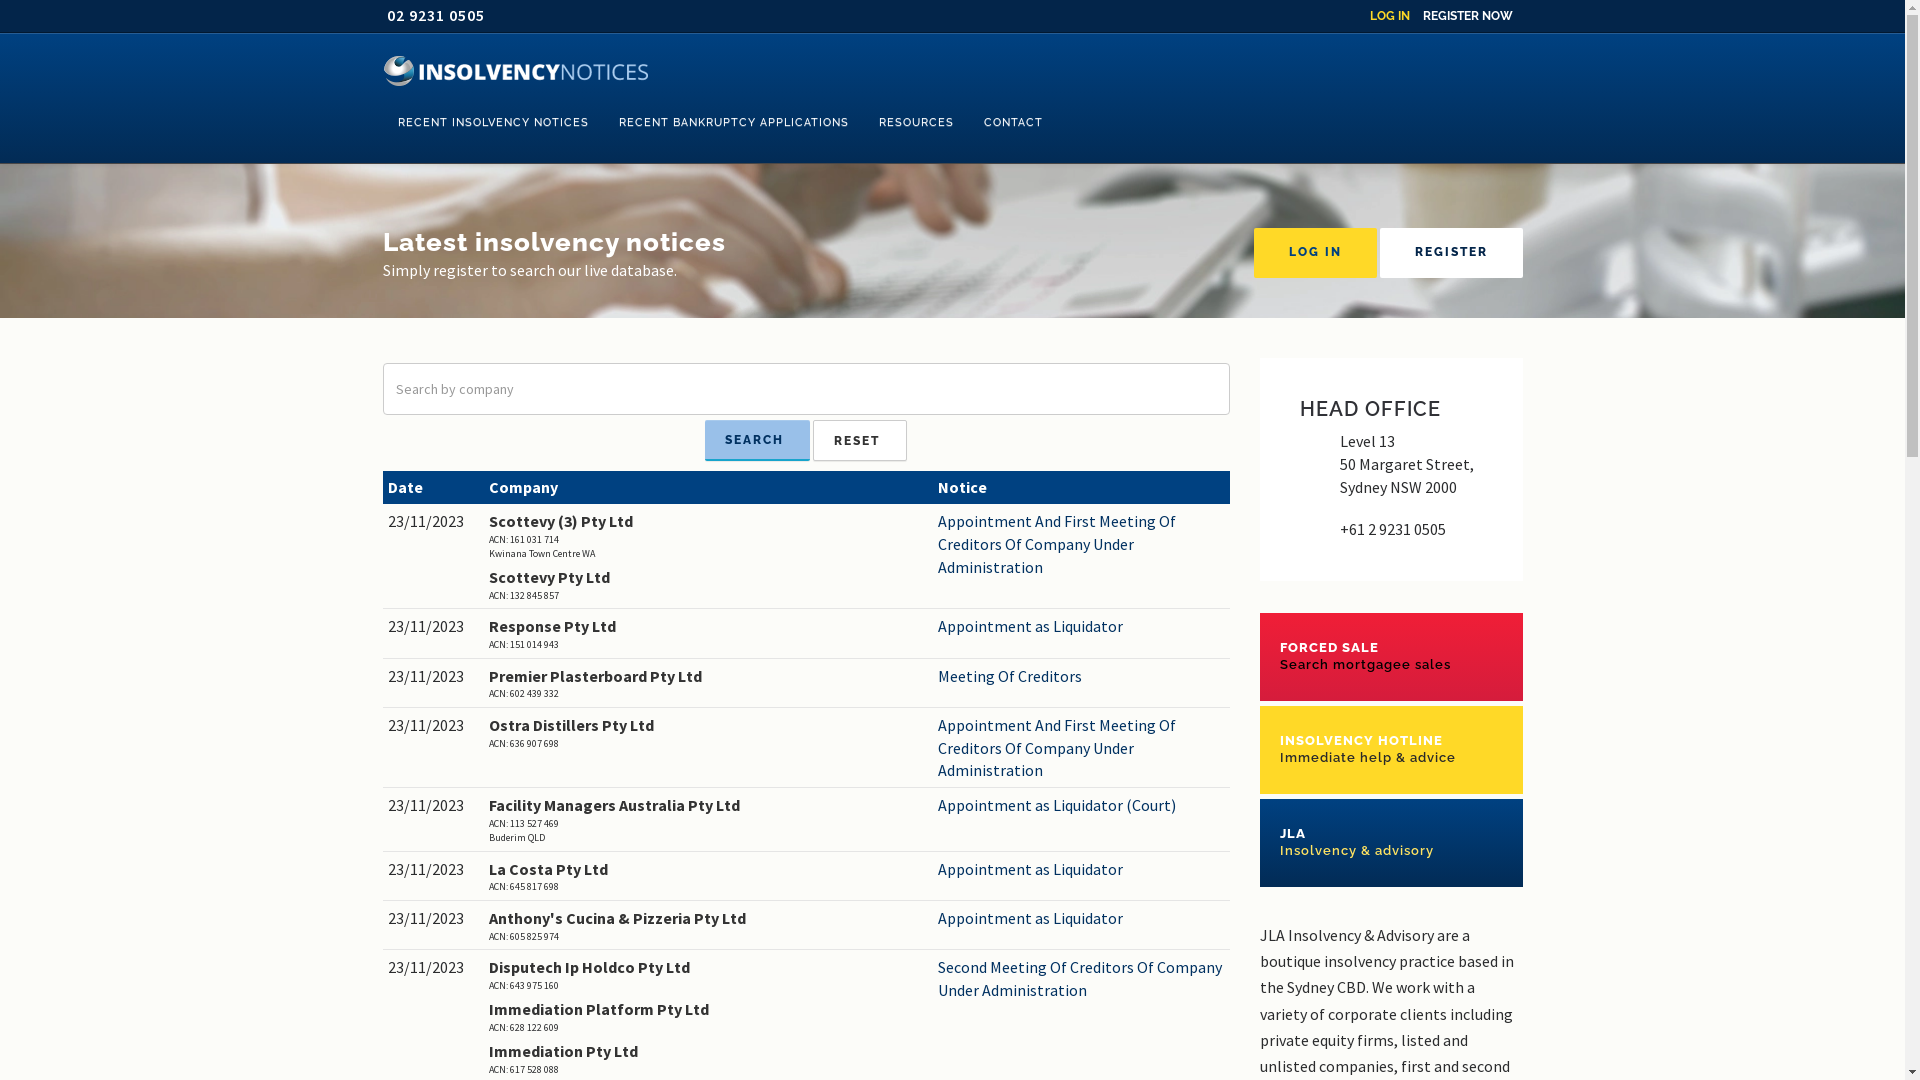  Describe the element at coordinates (1080, 978) in the screenshot. I see `'Second Meeting Of Creditors Of Company Under Administration'` at that location.